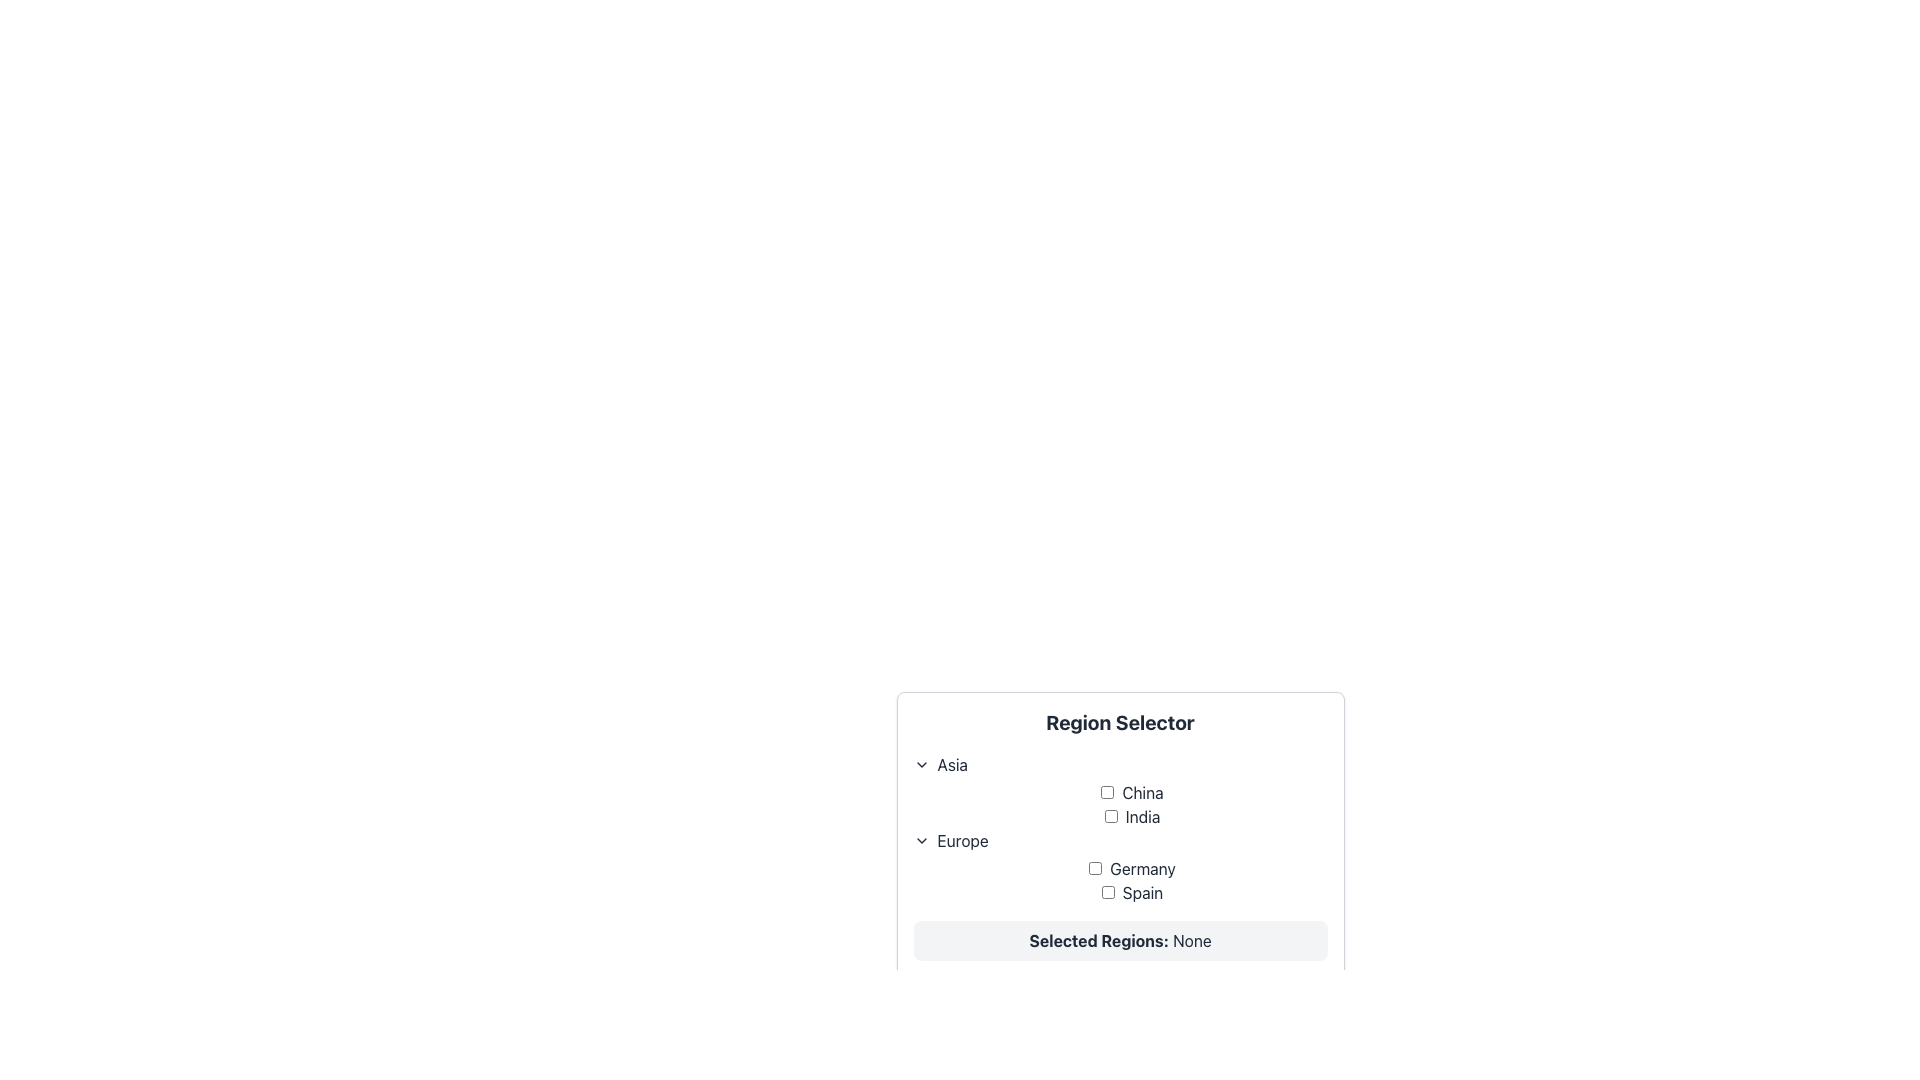 The height and width of the screenshot is (1080, 1920). Describe the element at coordinates (1132, 892) in the screenshot. I see `the 'Spain' checkbox in the 'Region Selector' panel to potentially display a tooltip` at that location.